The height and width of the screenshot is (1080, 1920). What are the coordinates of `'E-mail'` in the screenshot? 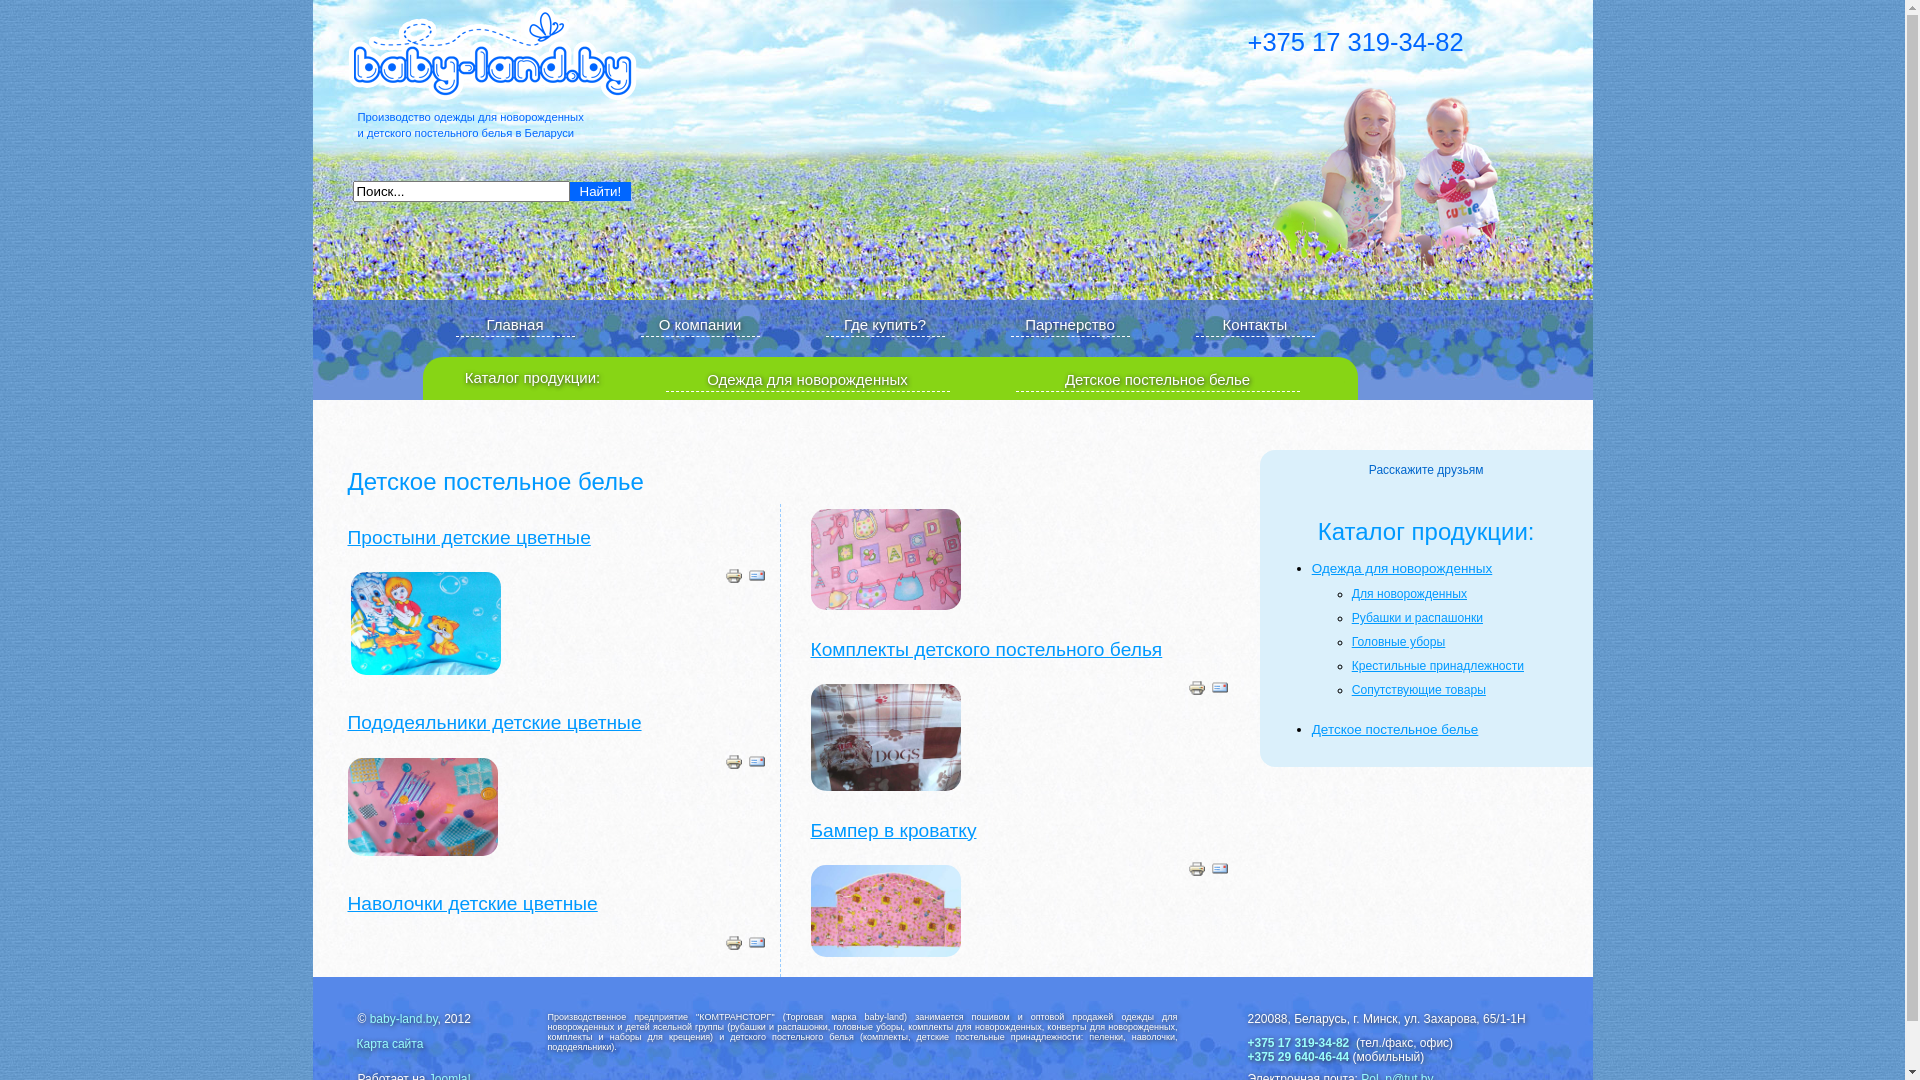 It's located at (756, 582).